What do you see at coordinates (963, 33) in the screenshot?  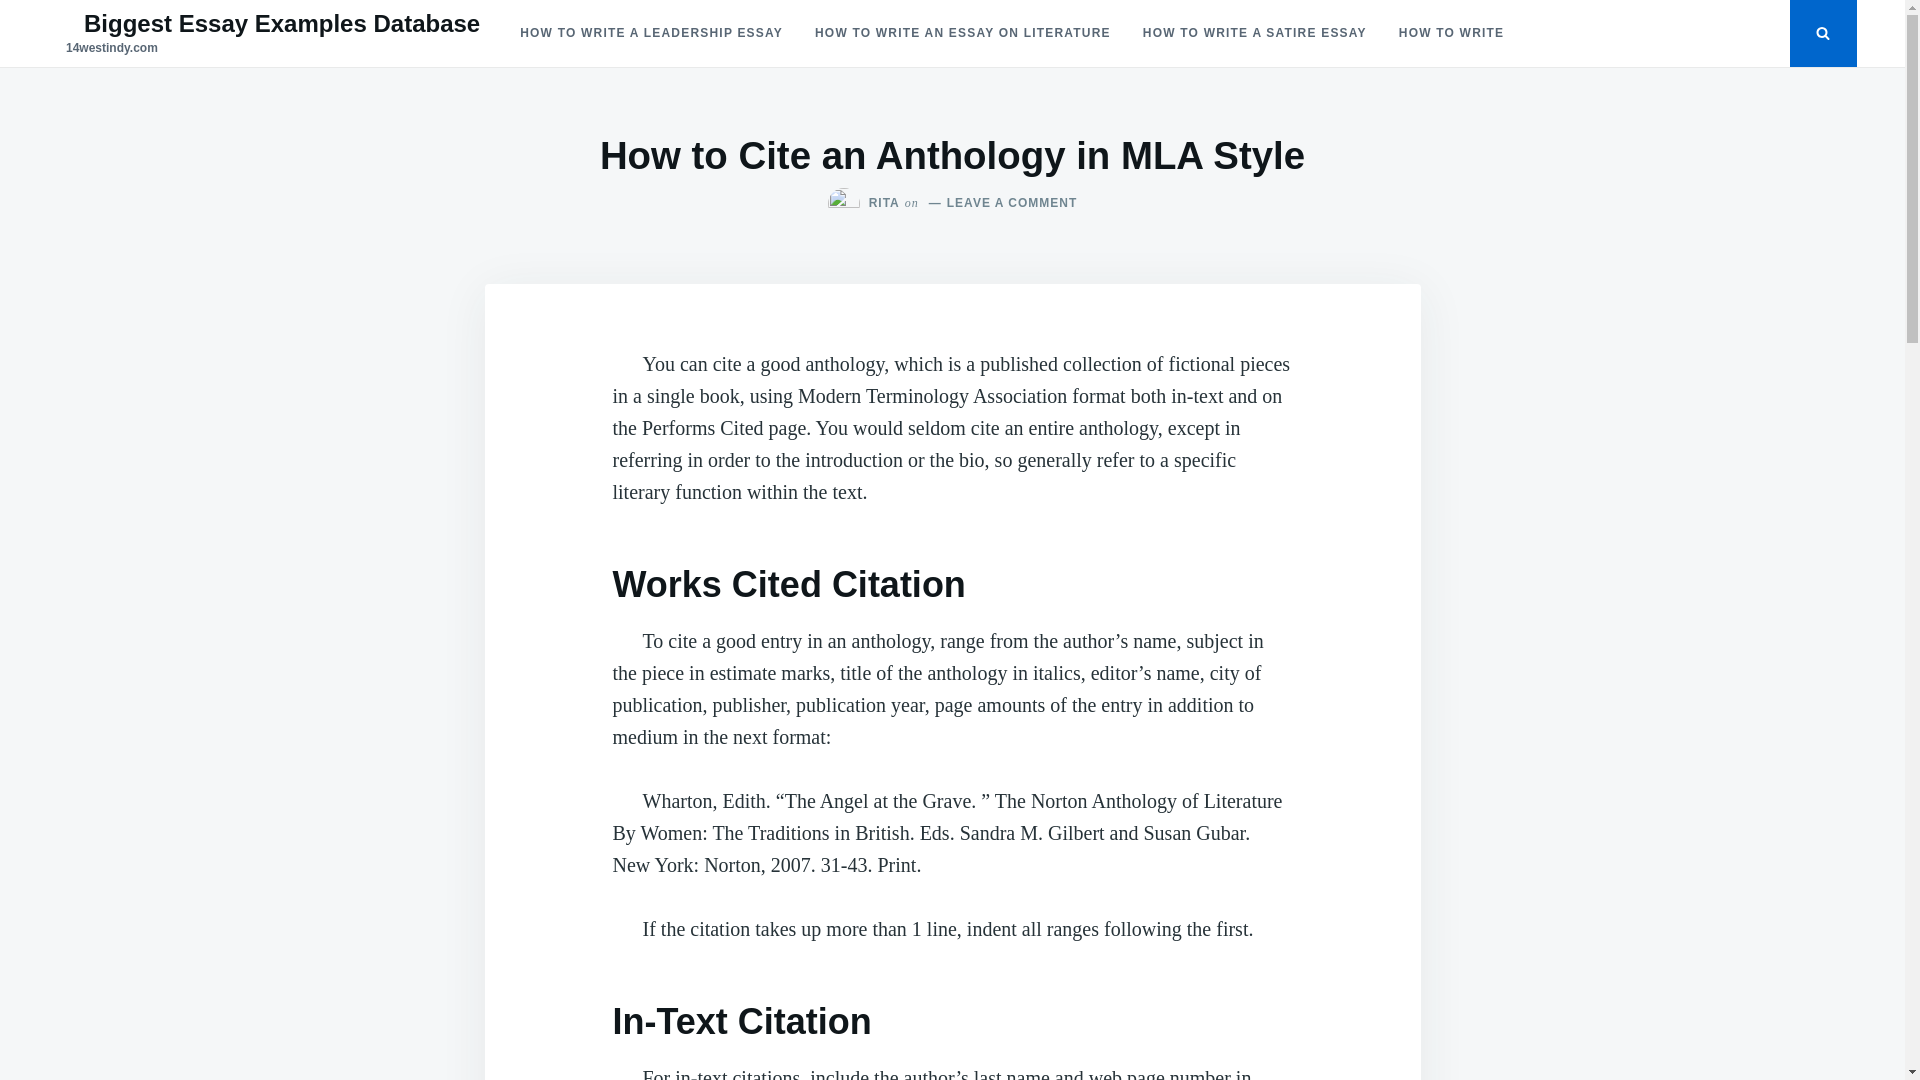 I see `'HOW TO WRITE AN ESSAY ON LITERATURE'` at bounding box center [963, 33].